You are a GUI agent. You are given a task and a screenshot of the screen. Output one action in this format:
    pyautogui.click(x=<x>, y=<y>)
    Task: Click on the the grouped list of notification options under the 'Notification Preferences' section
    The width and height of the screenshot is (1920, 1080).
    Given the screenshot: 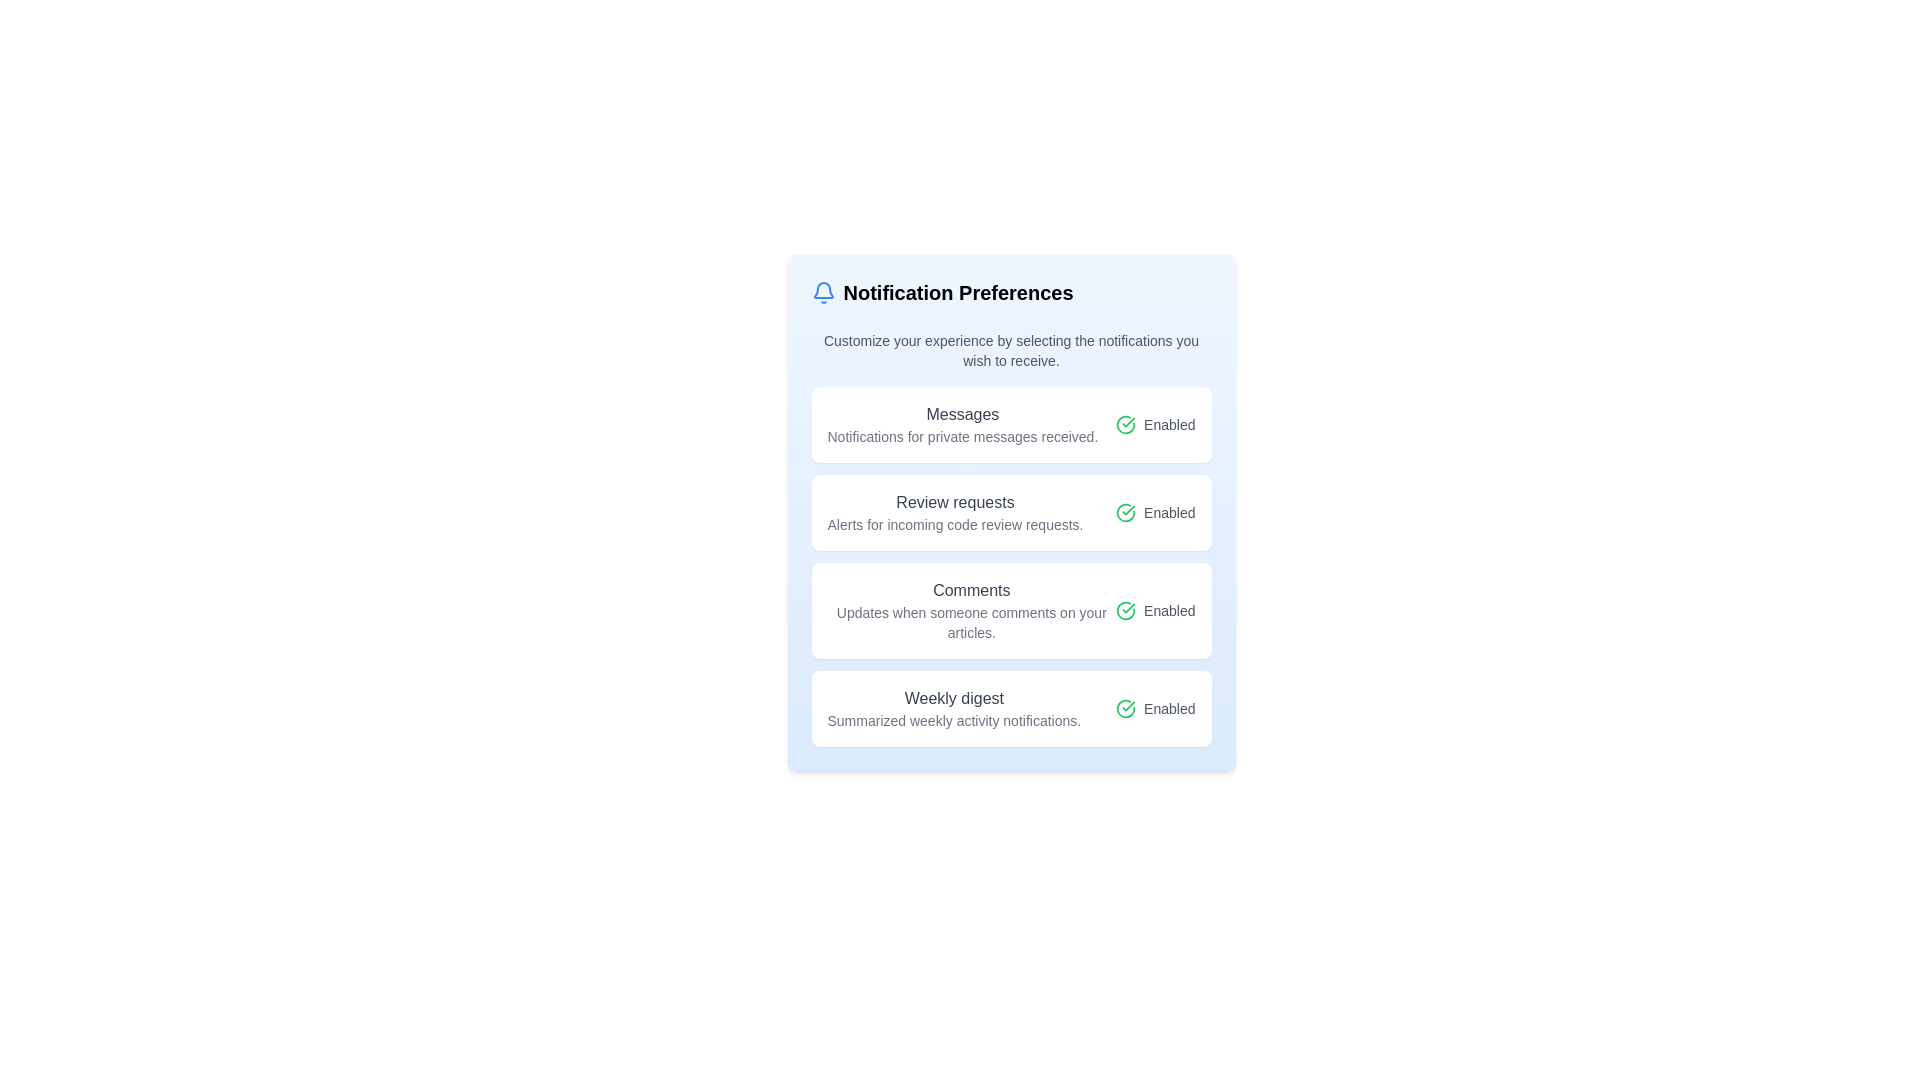 What is the action you would take?
    pyautogui.click(x=1011, y=567)
    